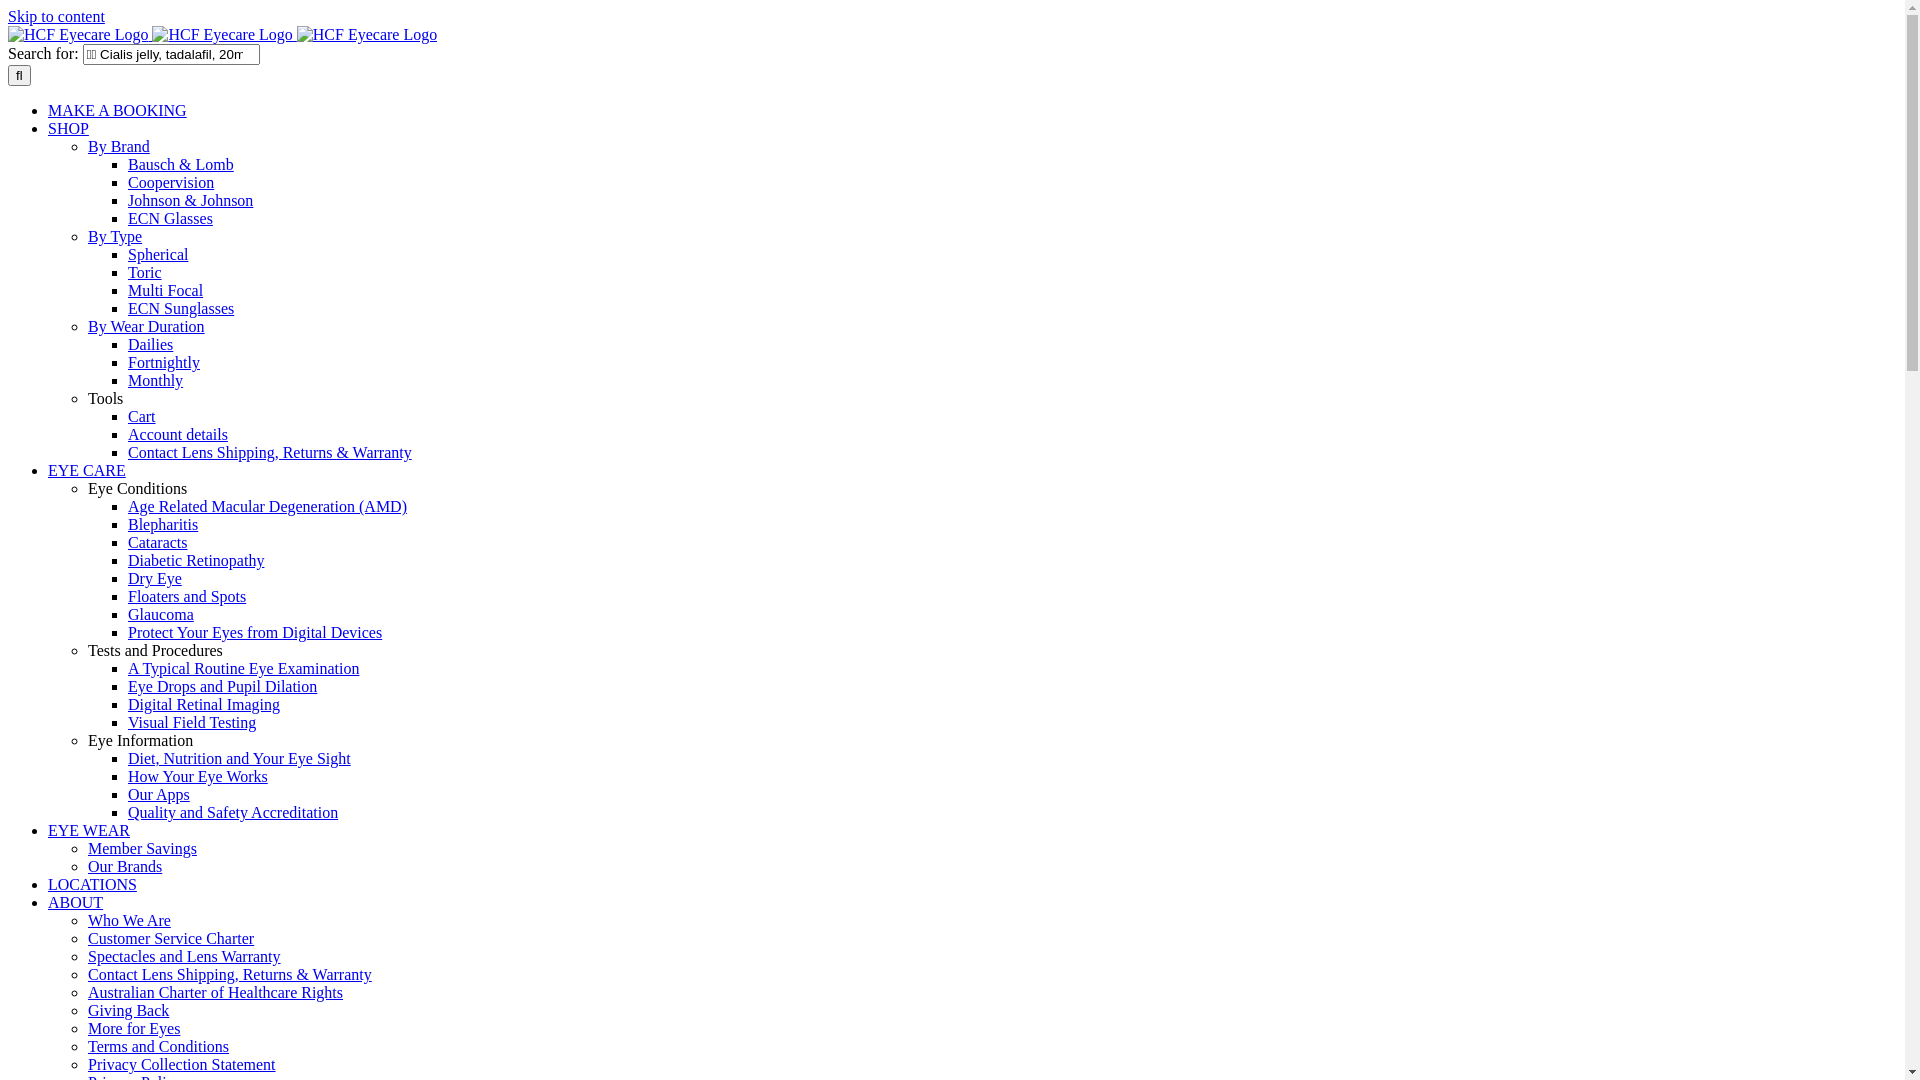 This screenshot has height=1080, width=1920. What do you see at coordinates (239, 758) in the screenshot?
I see `'Diet, Nutrition and Your Eye Sight'` at bounding box center [239, 758].